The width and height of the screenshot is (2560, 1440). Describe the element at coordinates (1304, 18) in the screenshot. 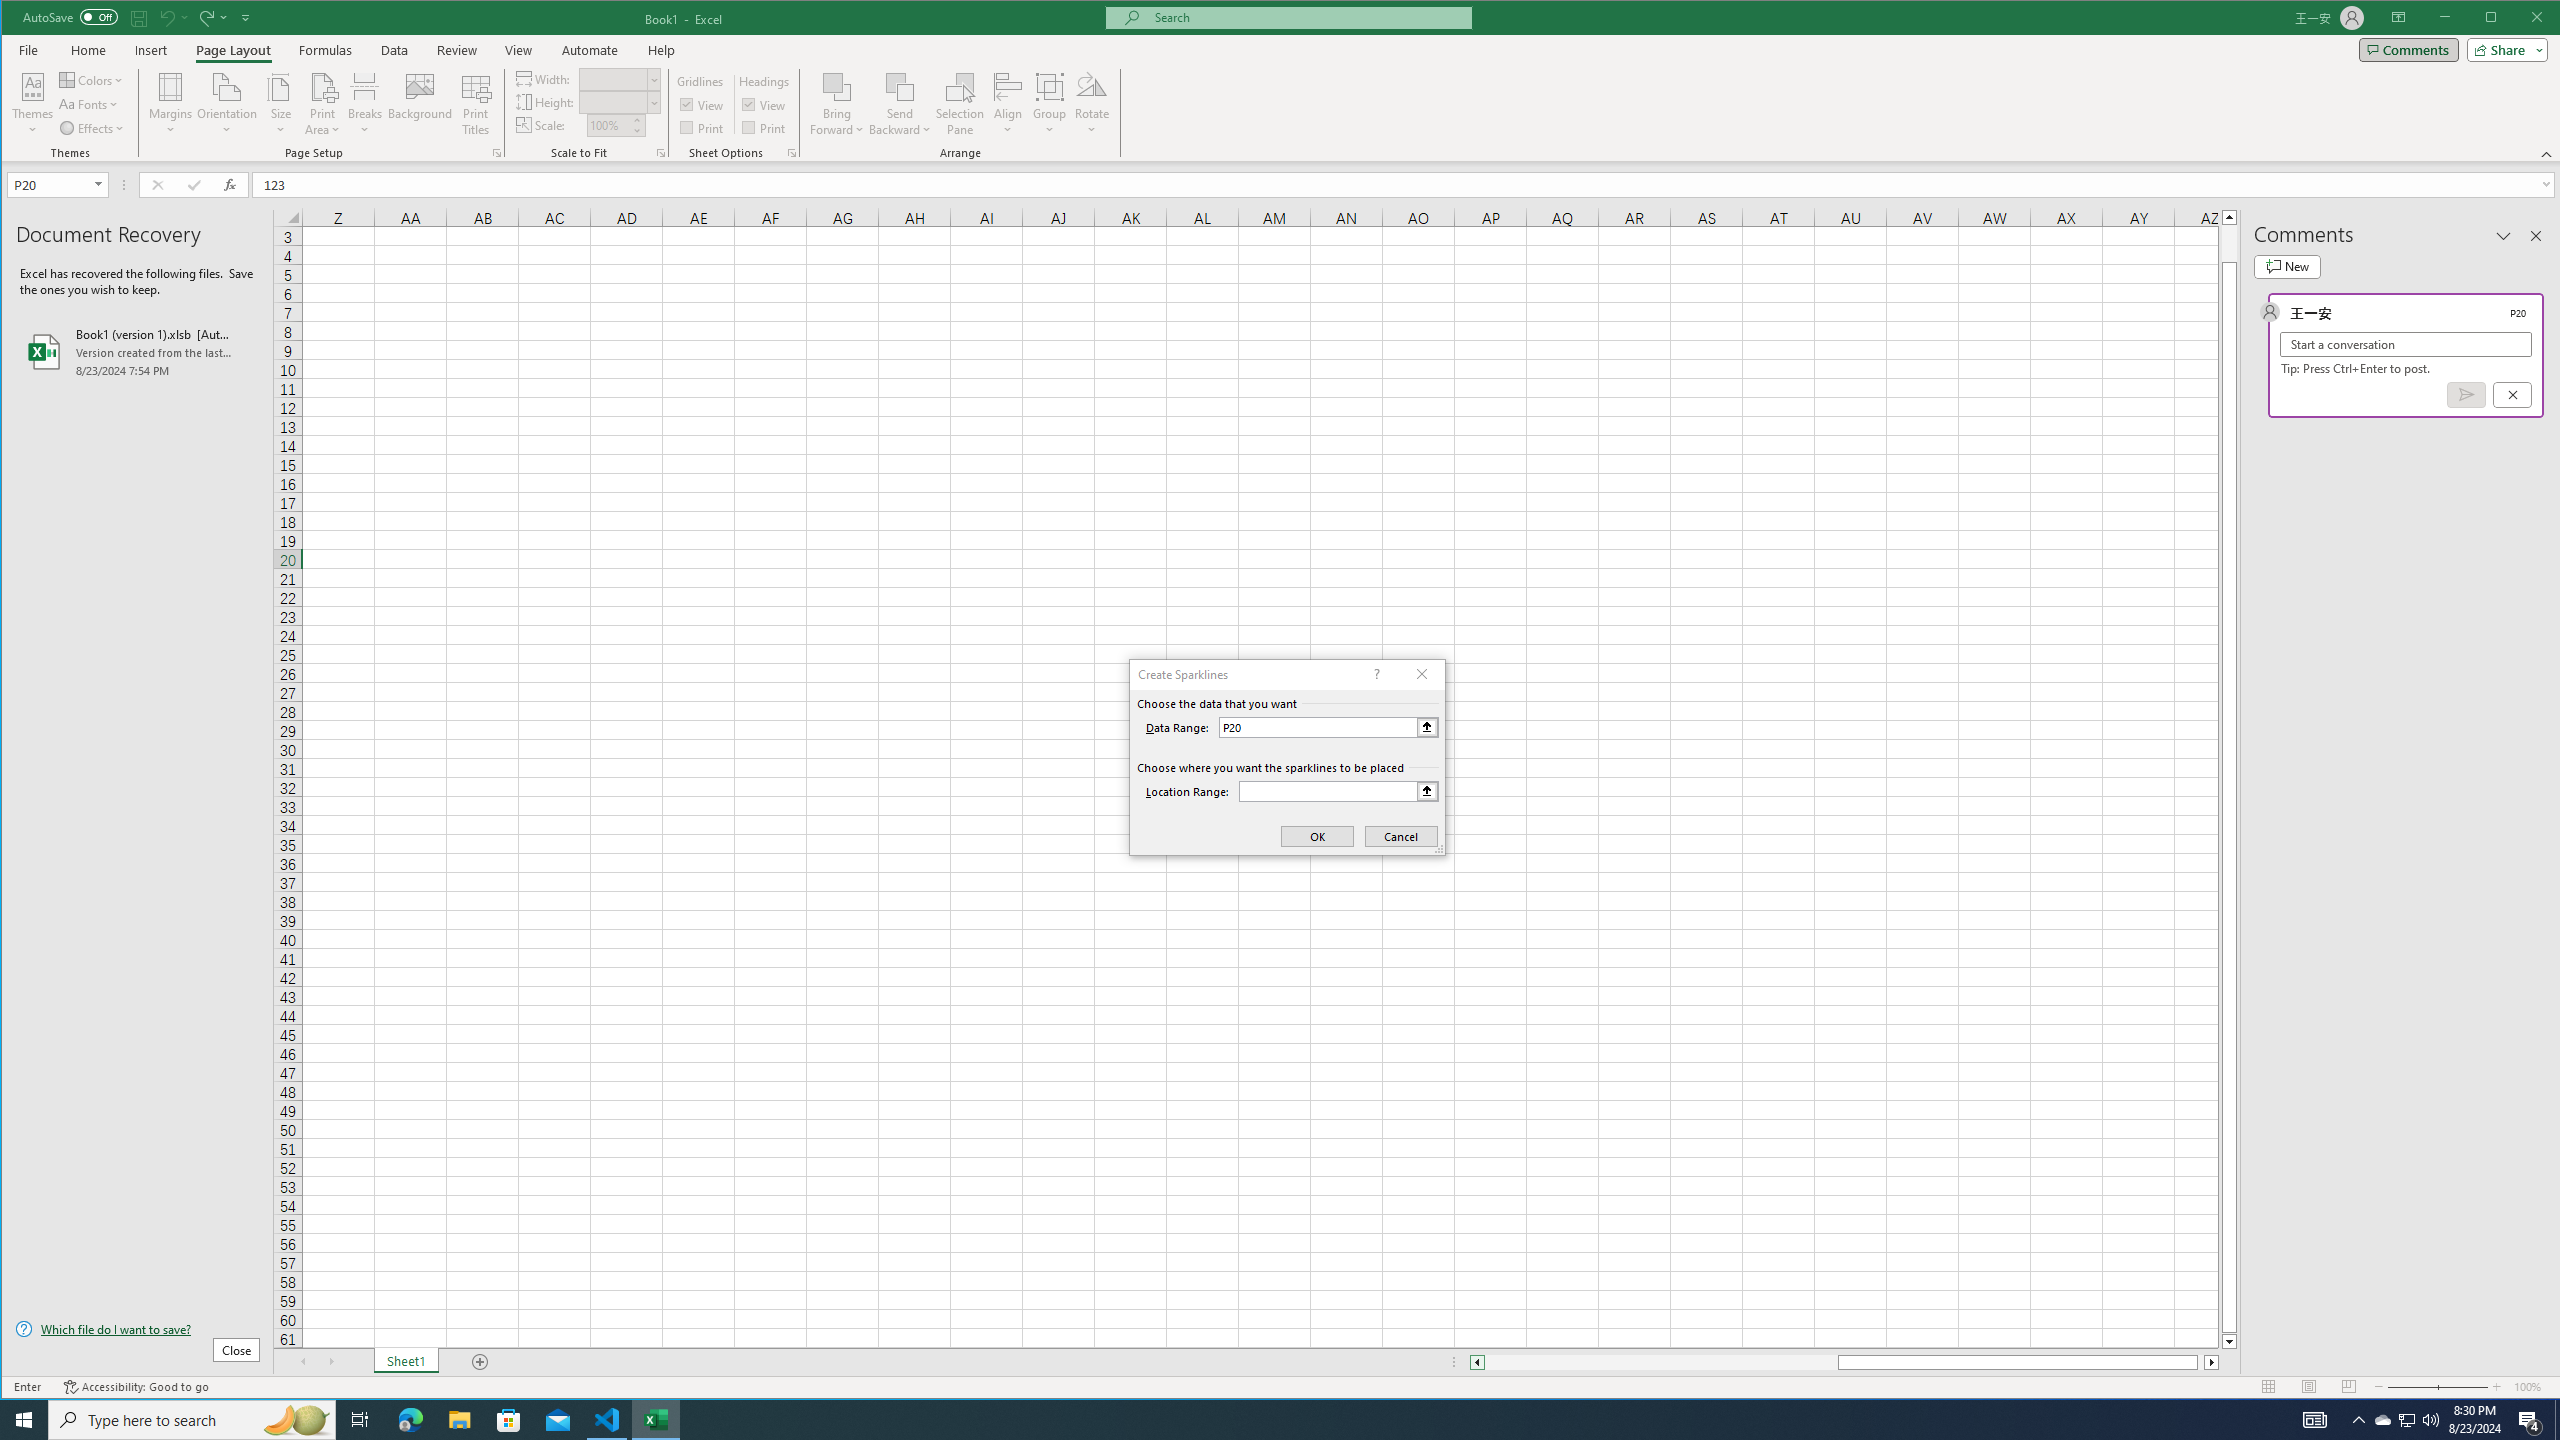

I see `'Microsoft search'` at that location.